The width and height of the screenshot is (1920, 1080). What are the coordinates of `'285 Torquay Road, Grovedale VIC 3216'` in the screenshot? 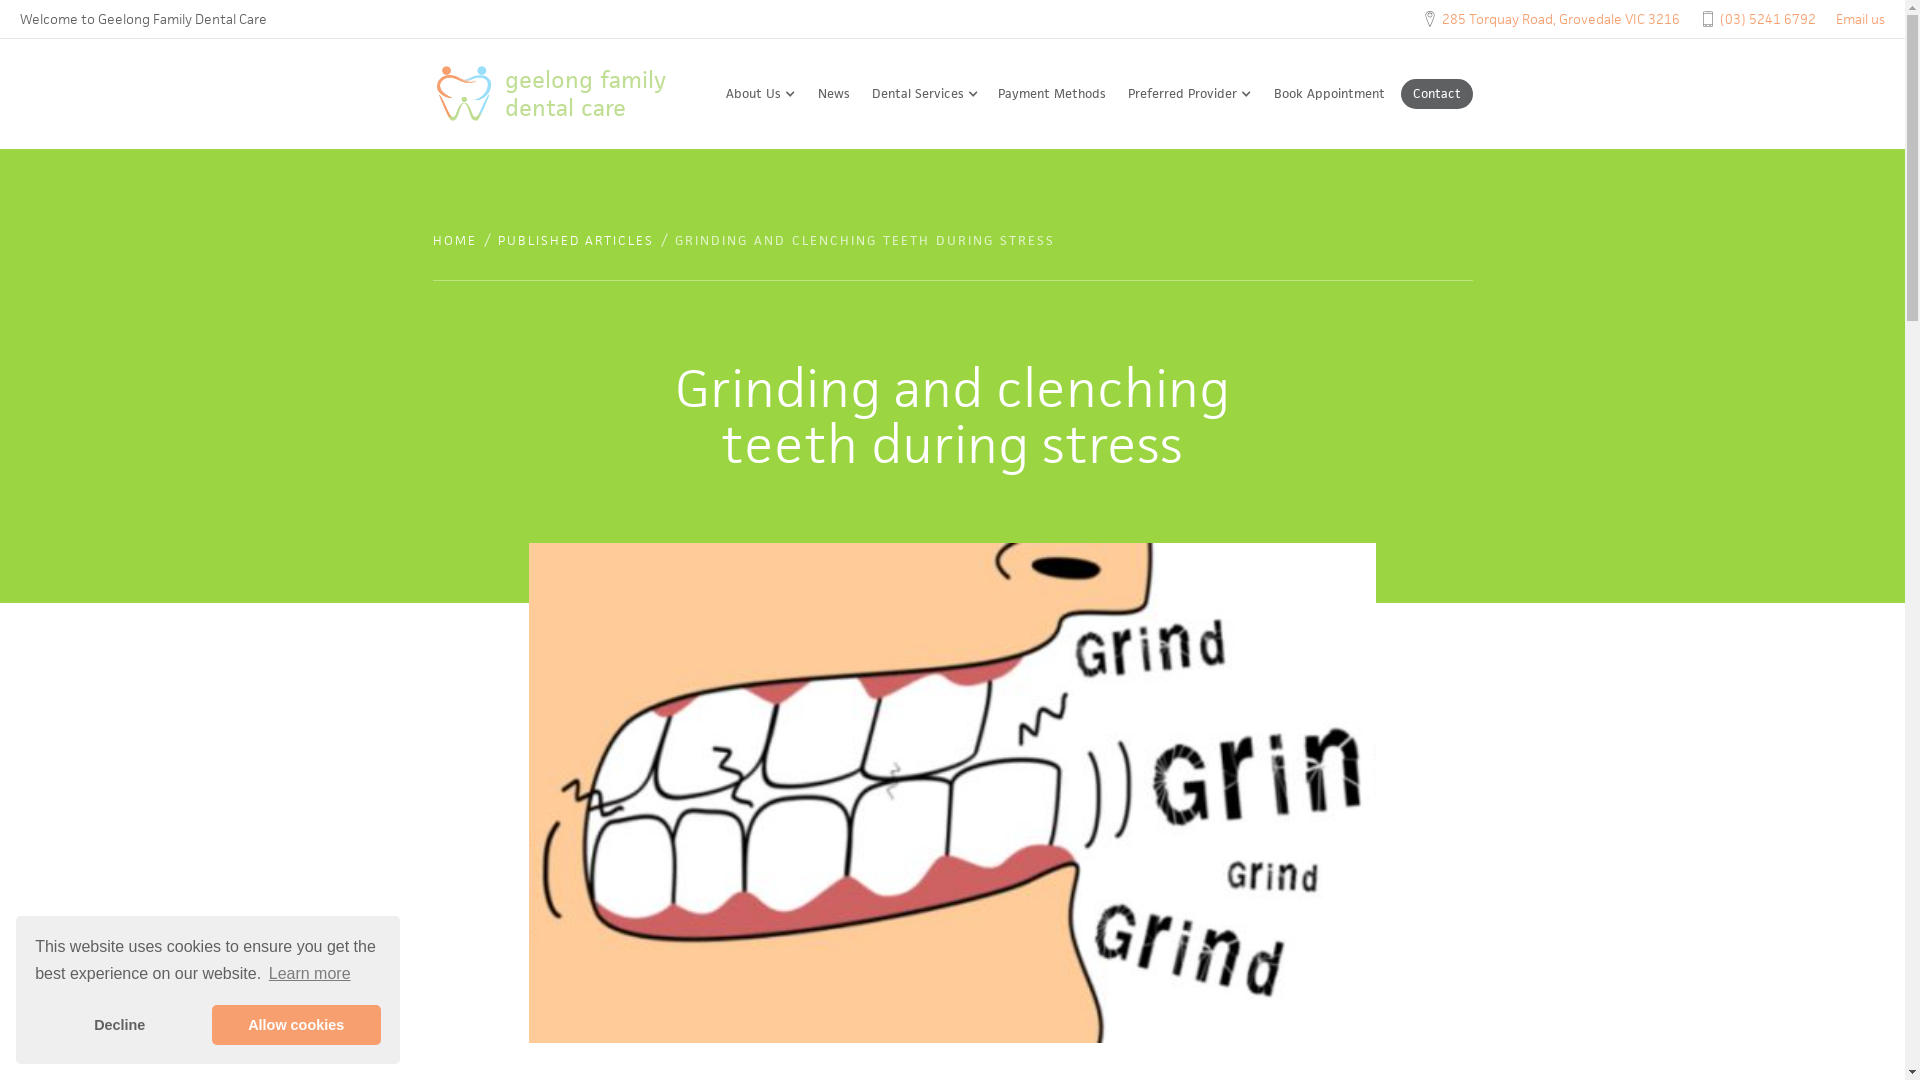 It's located at (1559, 19).